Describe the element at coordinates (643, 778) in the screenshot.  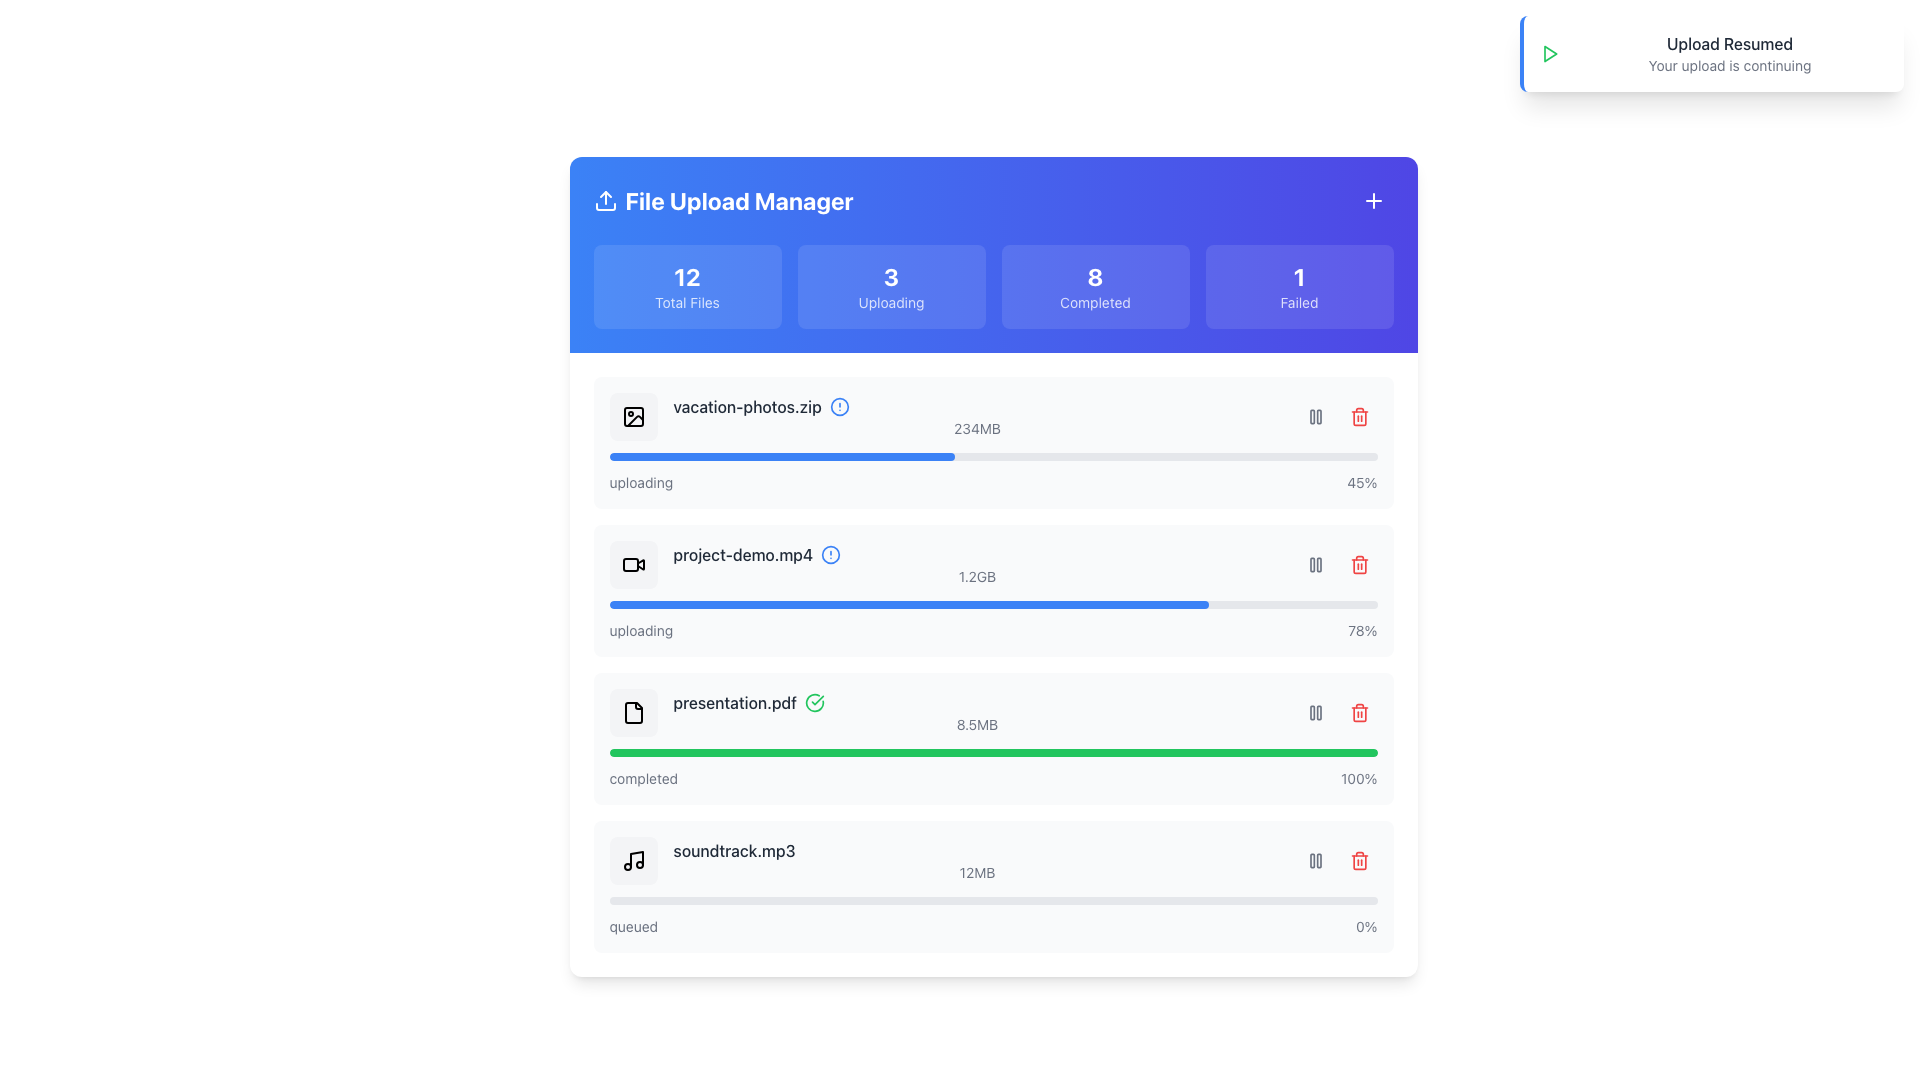
I see `the 'completed' label, which is a light gray textual label indicating the status of the 'presentation.pdf' file upload, located below the progress bar and adjacent to a green completion bar` at that location.